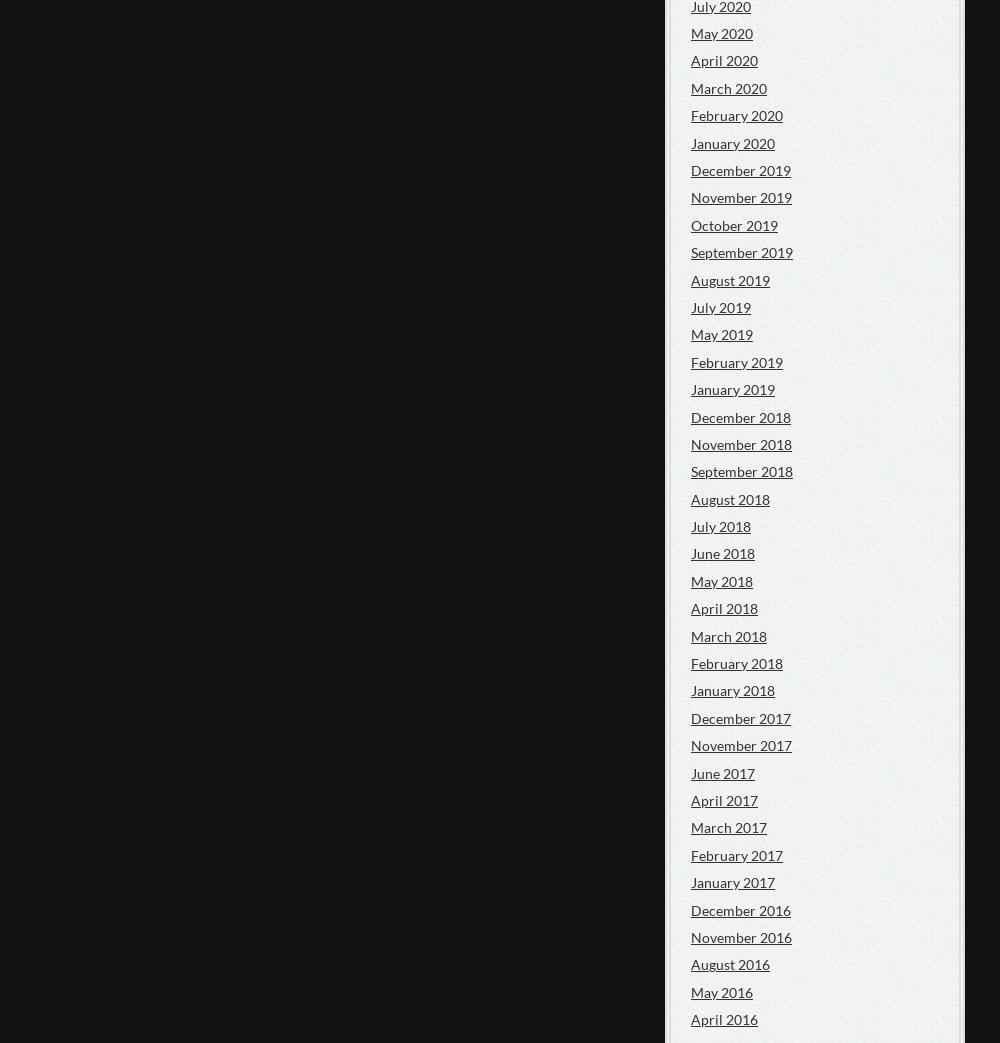 The width and height of the screenshot is (1000, 1043). I want to click on 'September 2019', so click(690, 252).